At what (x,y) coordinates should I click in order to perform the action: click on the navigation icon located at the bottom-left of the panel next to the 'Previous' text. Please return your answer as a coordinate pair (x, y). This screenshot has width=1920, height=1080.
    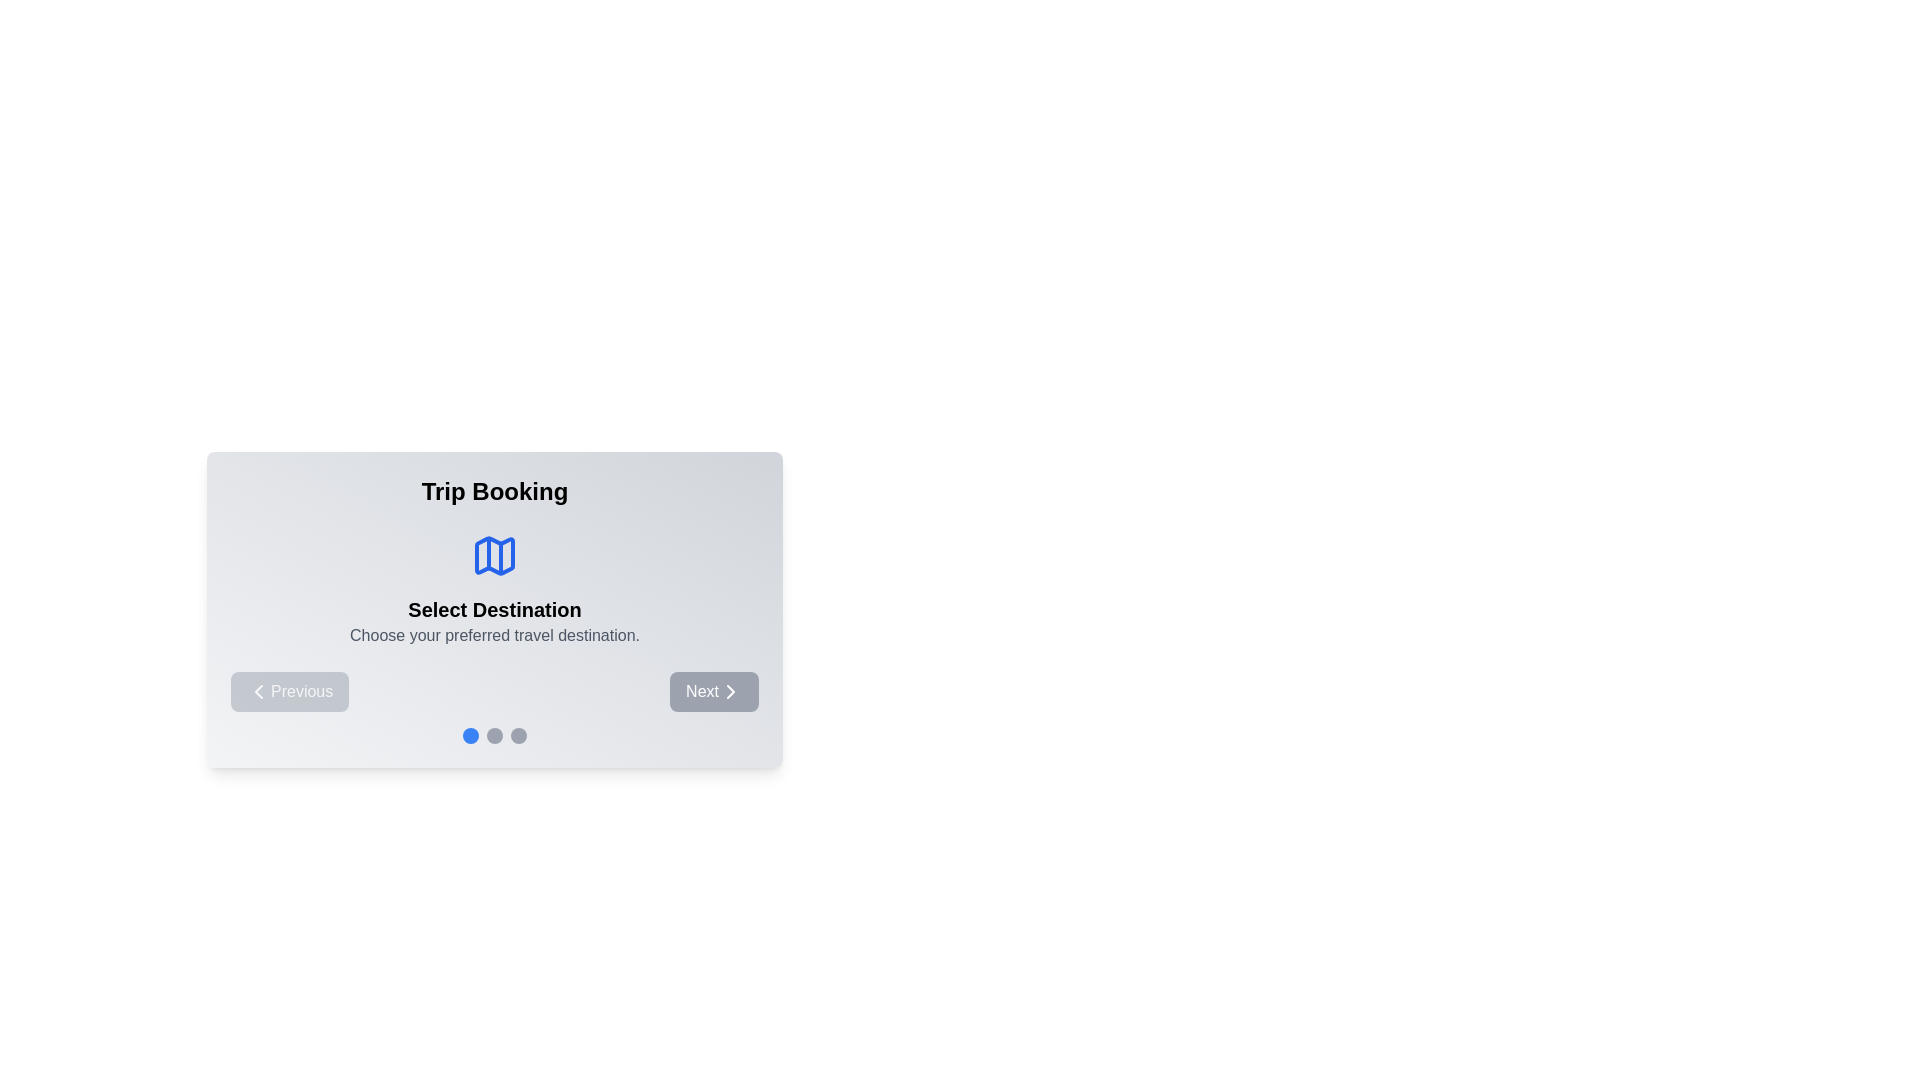
    Looking at the image, I should click on (258, 690).